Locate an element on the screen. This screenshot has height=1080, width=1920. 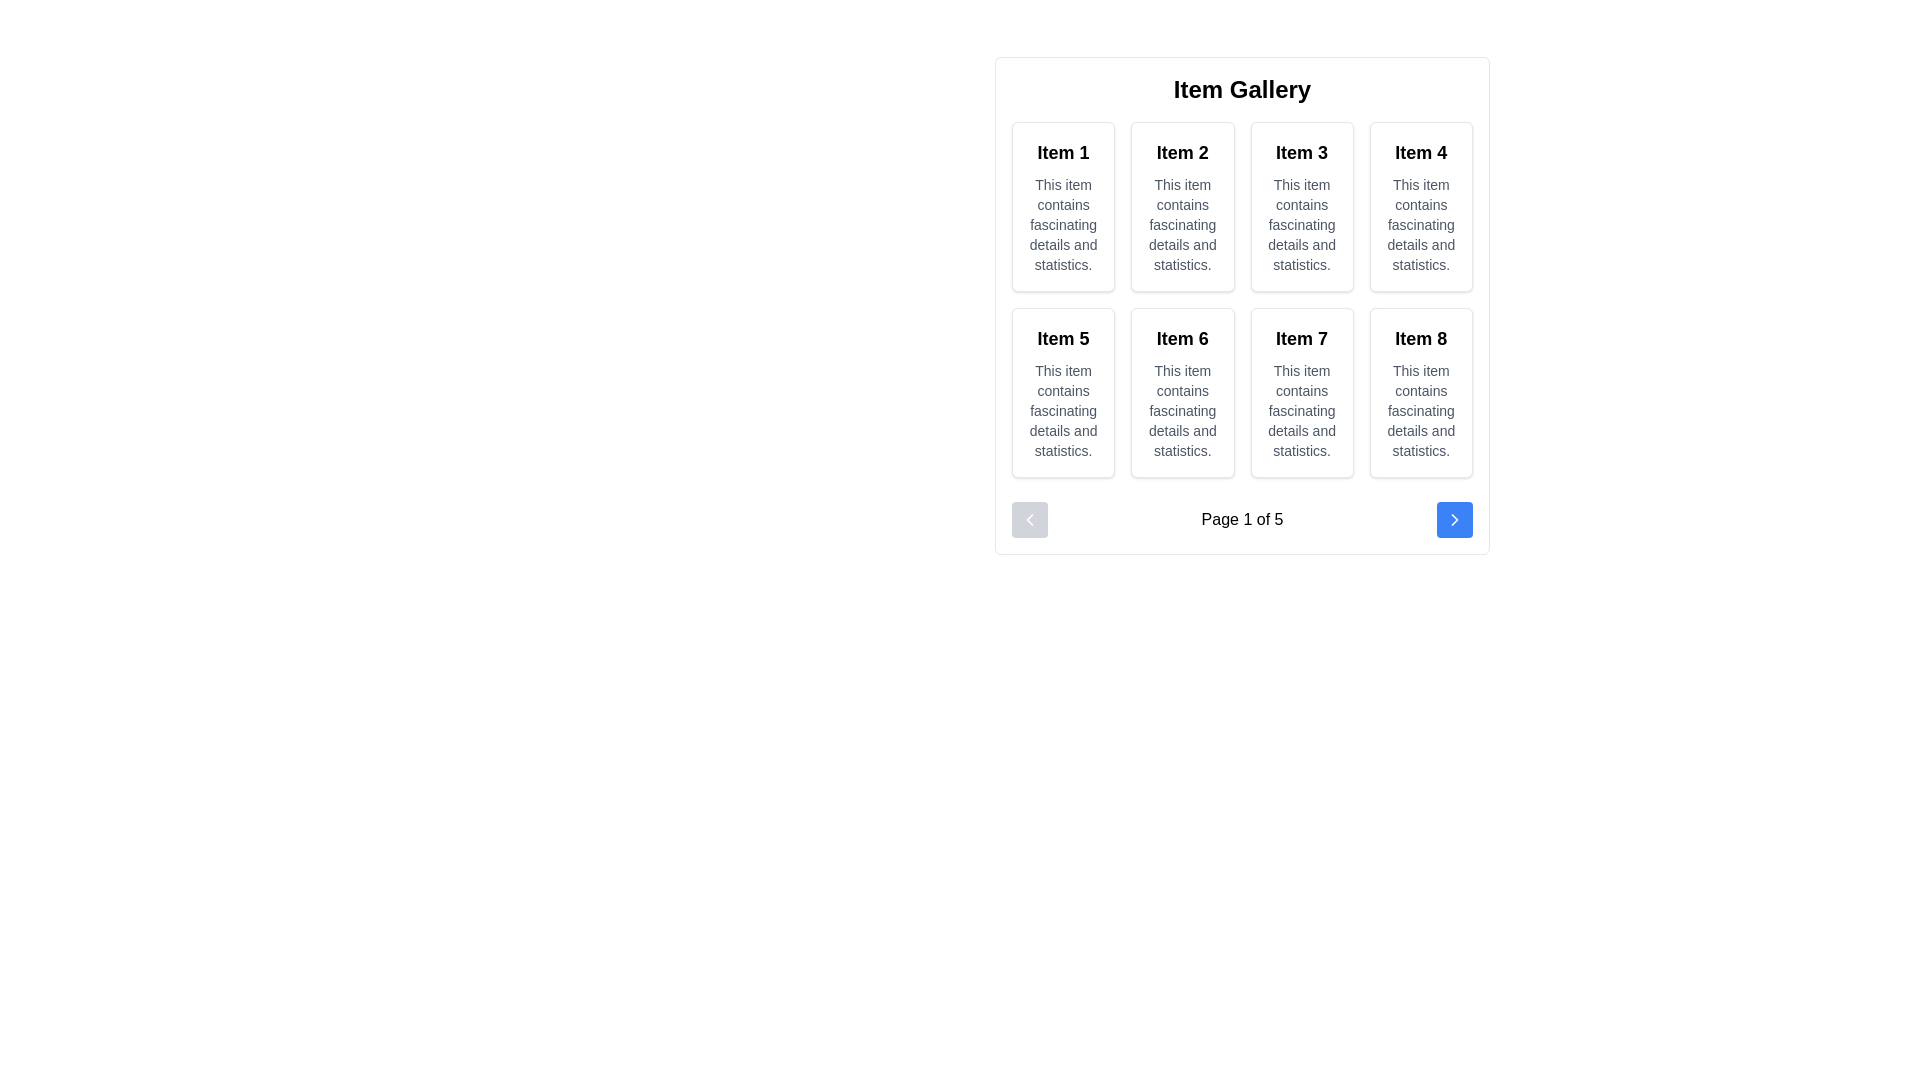
the non-interactive text block providing additional information about 'Item 2', located in the first row and second column of the grid layout is located at coordinates (1182, 224).